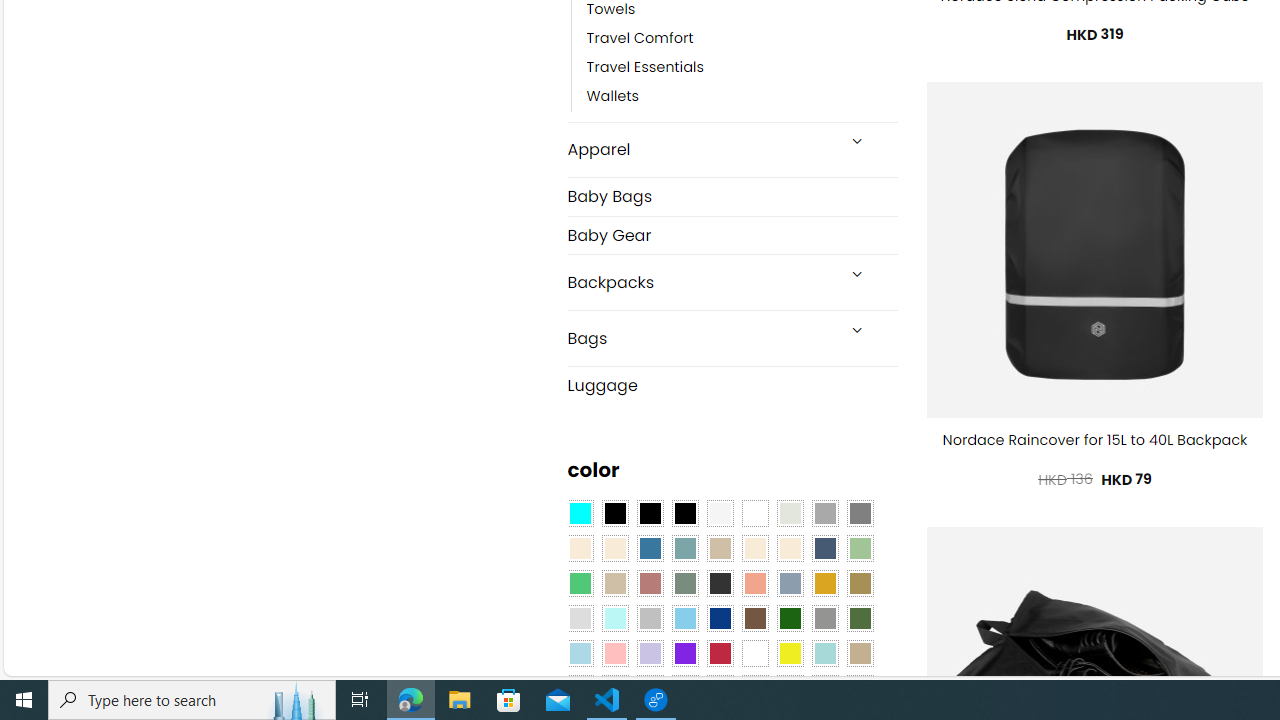 This screenshot has height=720, width=1280. Describe the element at coordinates (824, 549) in the screenshot. I see `'Hale Navy'` at that location.